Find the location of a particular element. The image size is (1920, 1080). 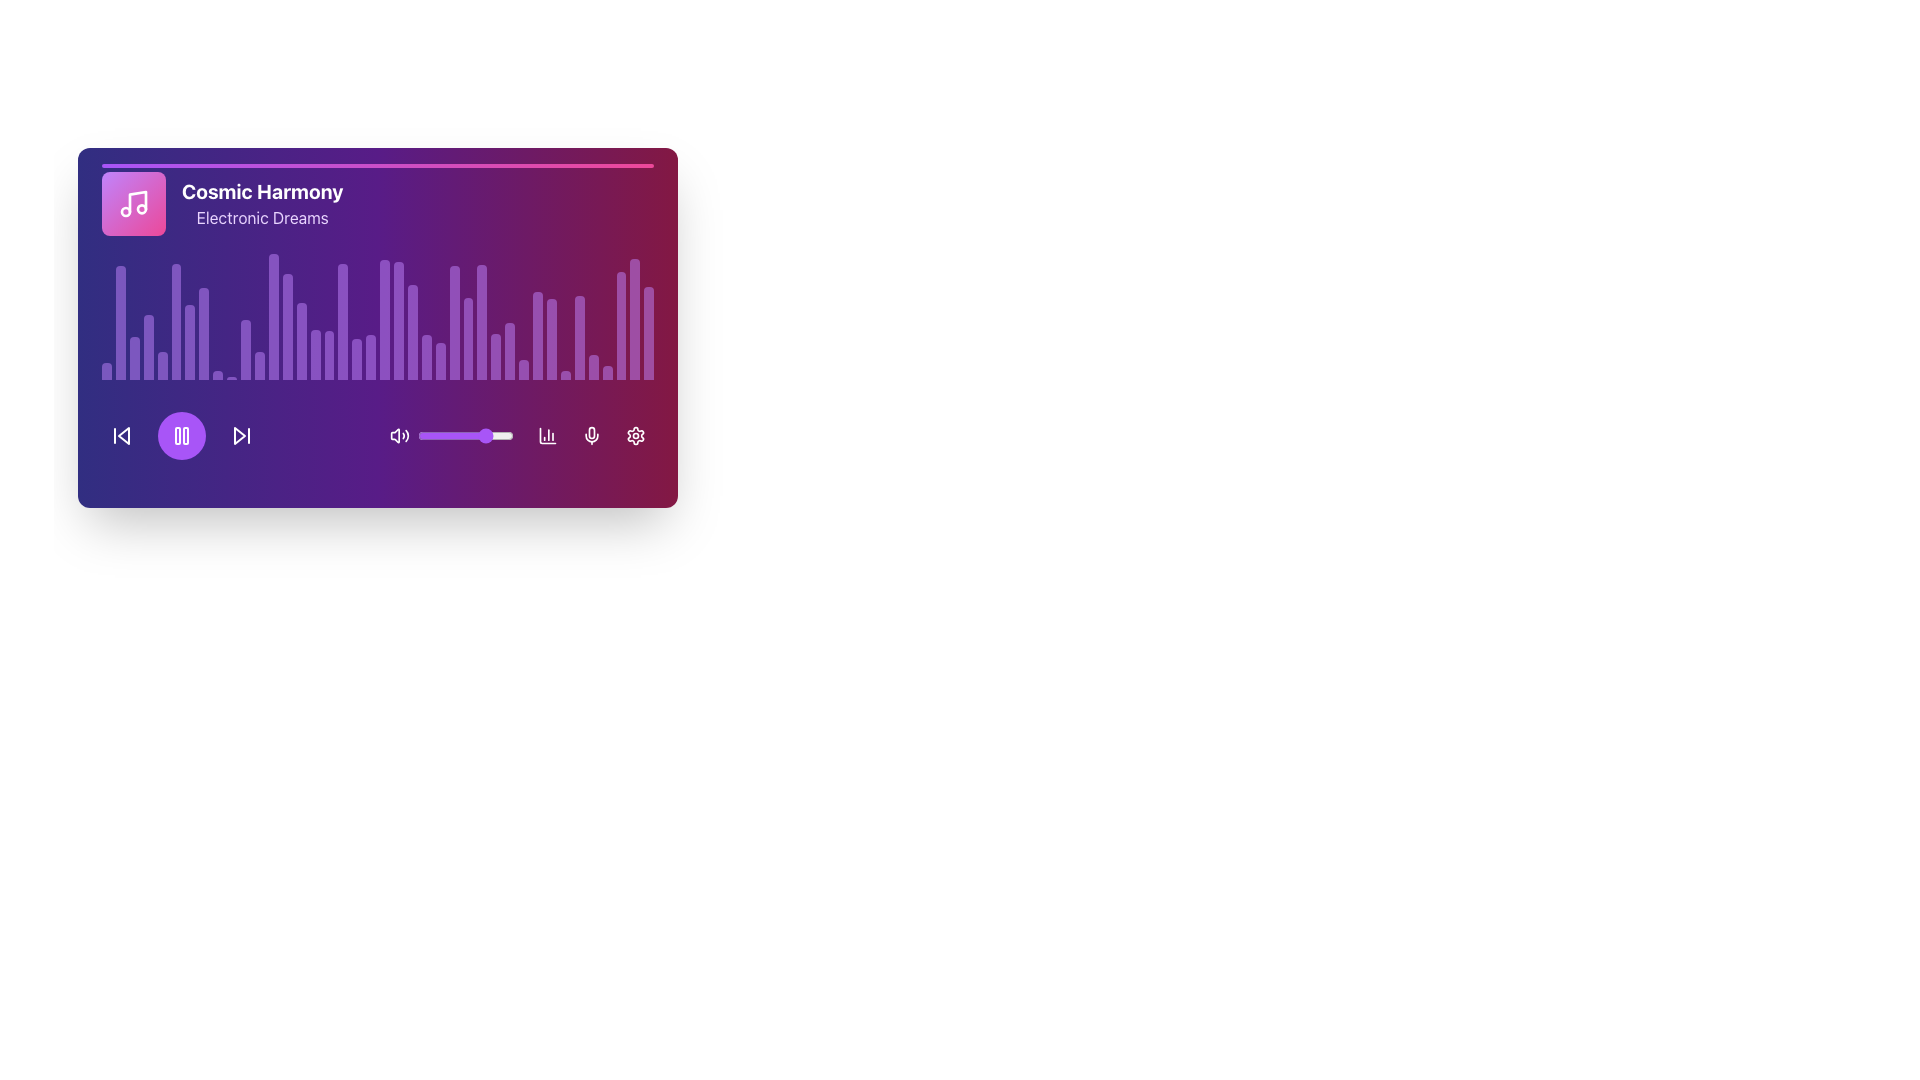

the value of the slider is located at coordinates (429, 434).